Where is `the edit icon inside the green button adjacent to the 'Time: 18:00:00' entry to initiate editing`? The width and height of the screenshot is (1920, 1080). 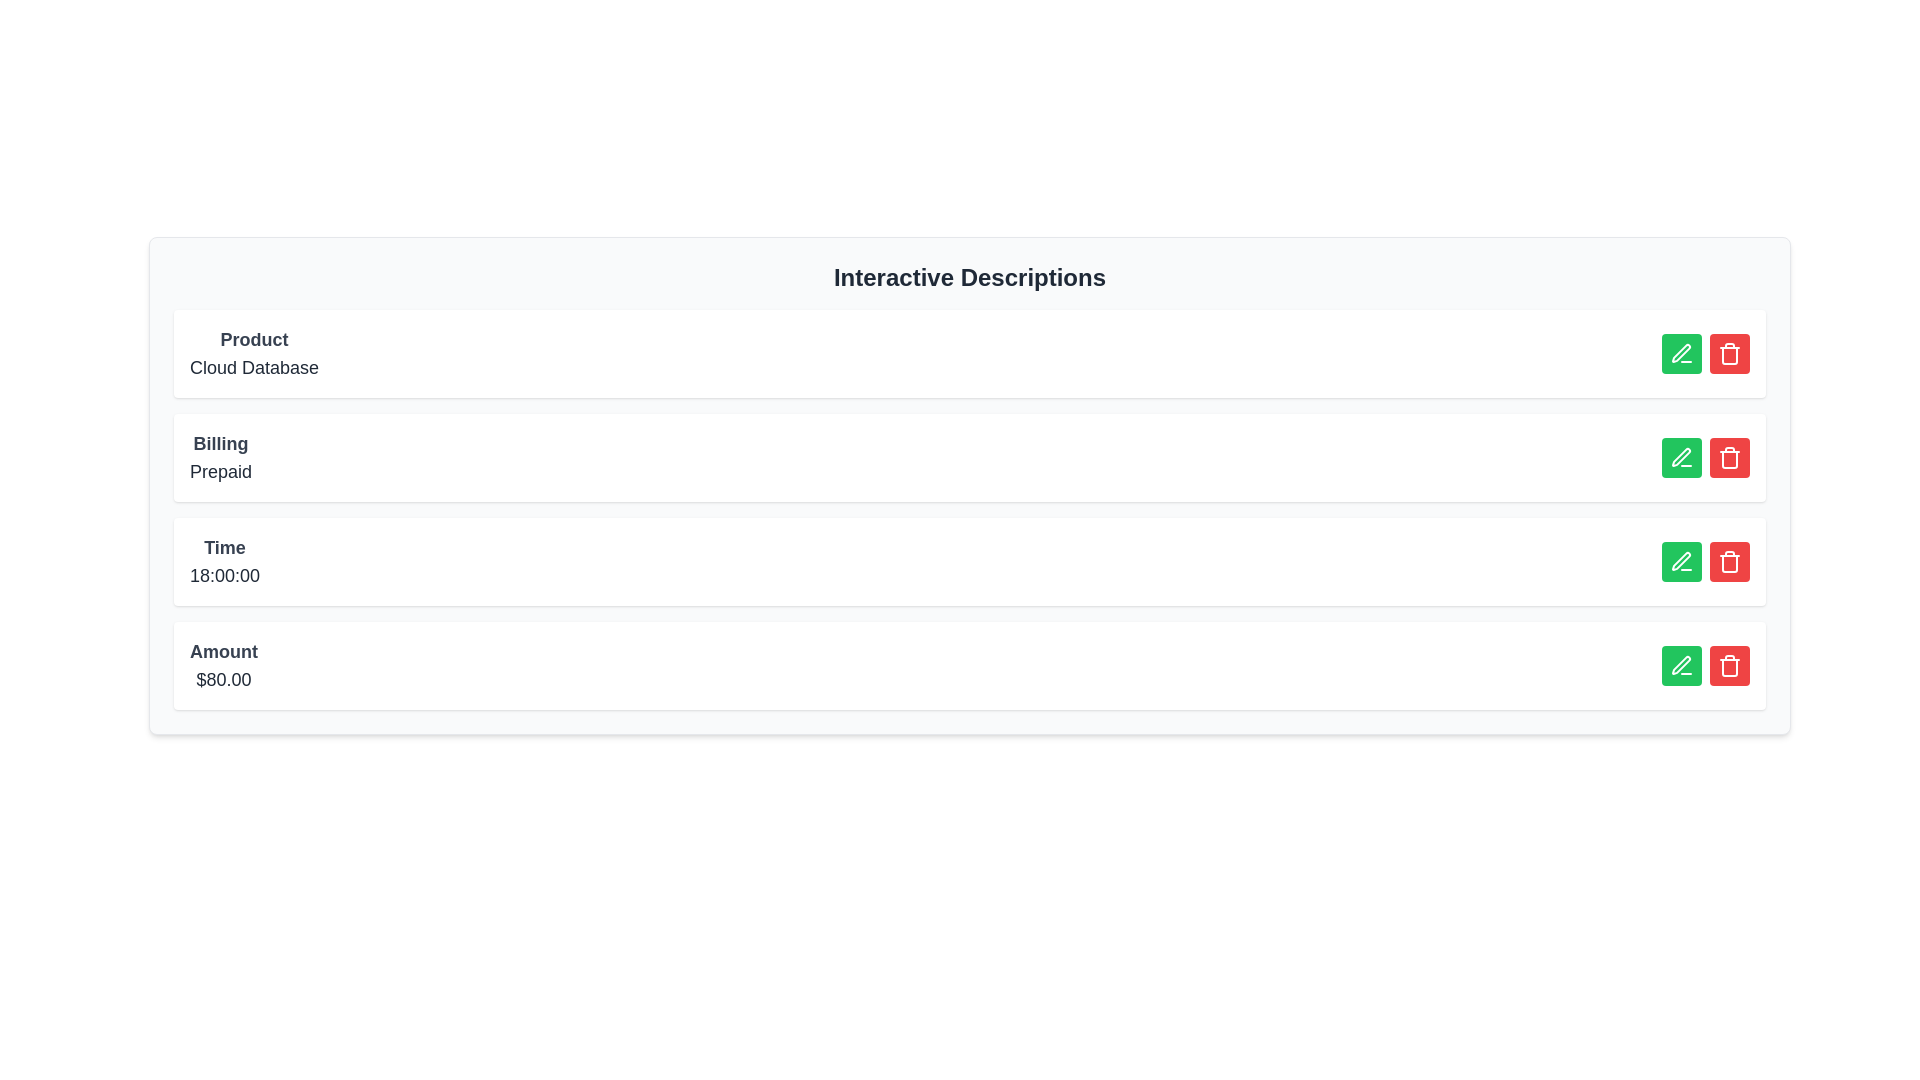 the edit icon inside the green button adjacent to the 'Time: 18:00:00' entry to initiate editing is located at coordinates (1680, 562).